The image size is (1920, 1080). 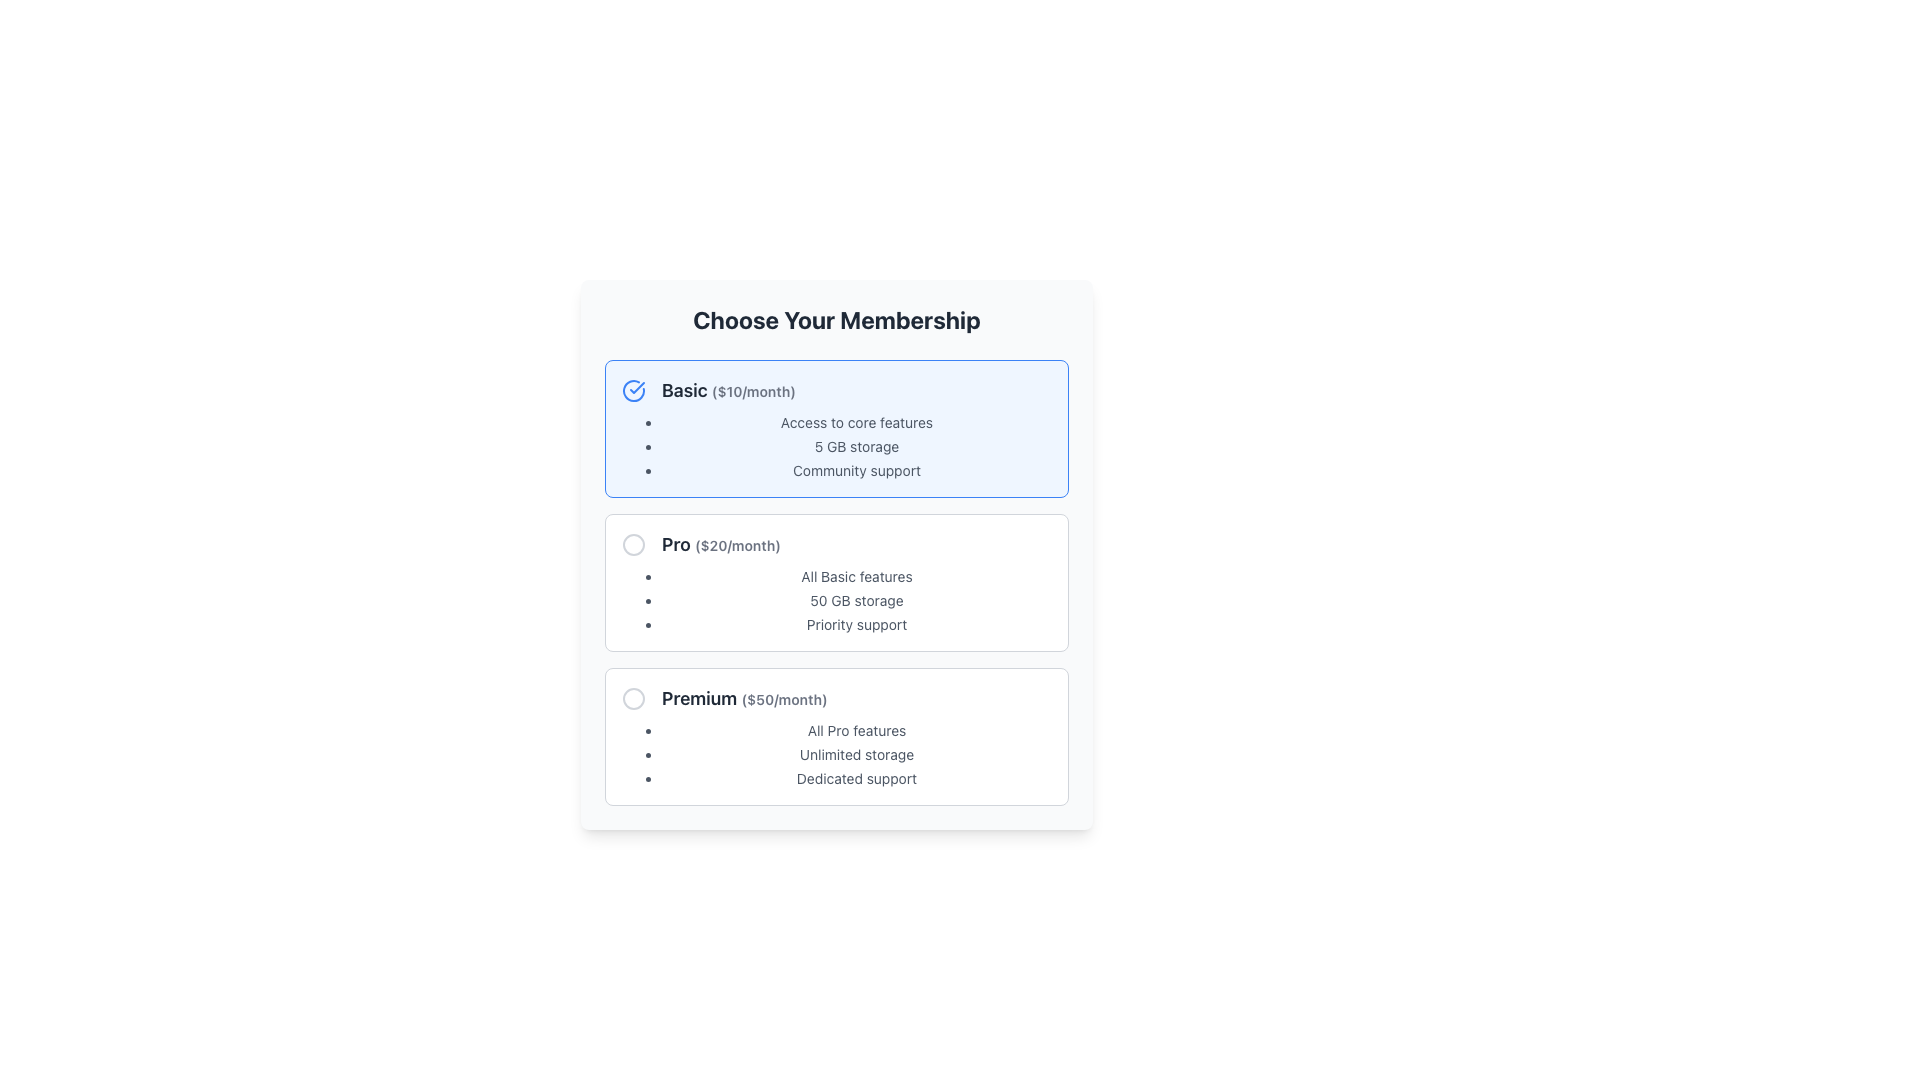 I want to click on the Text List summarizing the benefits of the 'Pro' membership plan, located centrally beneath the title 'Pro ($20/month)', so click(x=836, y=600).